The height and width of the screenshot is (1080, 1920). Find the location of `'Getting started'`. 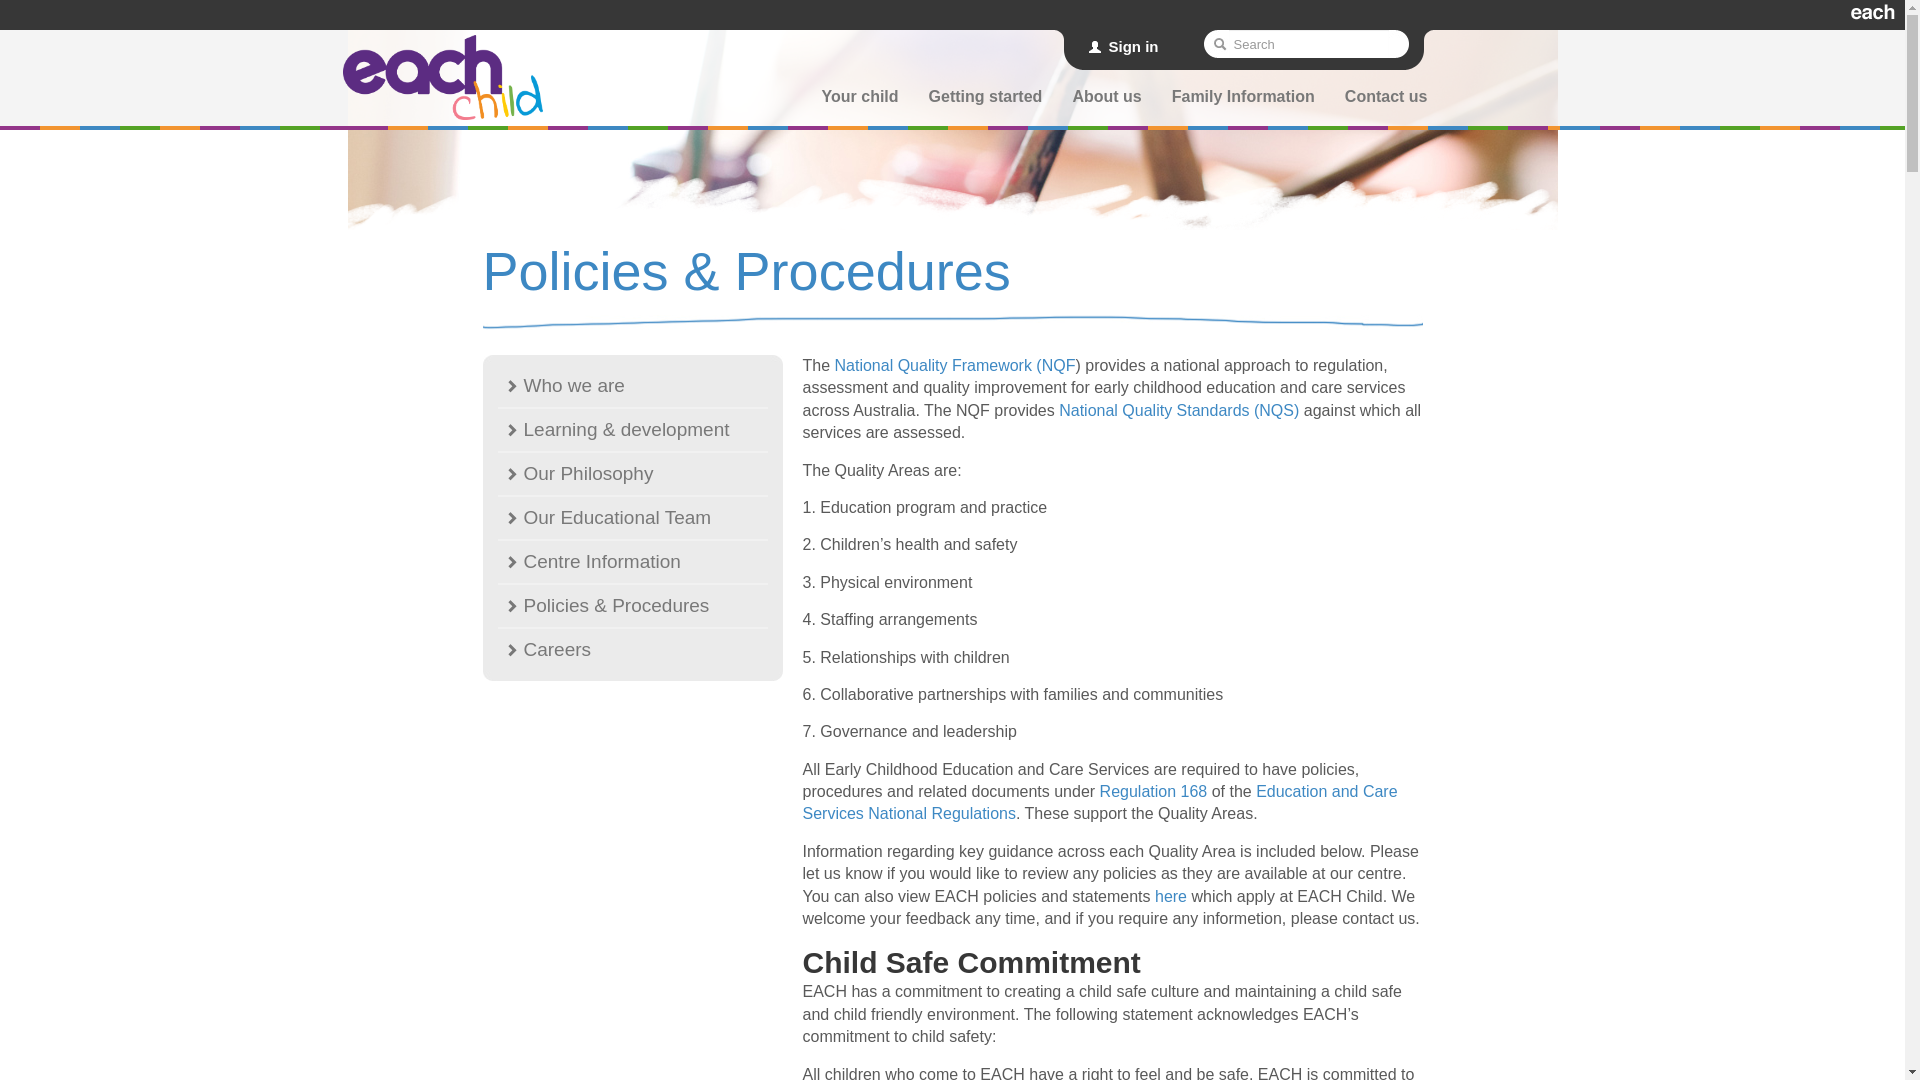

'Getting started' is located at coordinates (985, 100).